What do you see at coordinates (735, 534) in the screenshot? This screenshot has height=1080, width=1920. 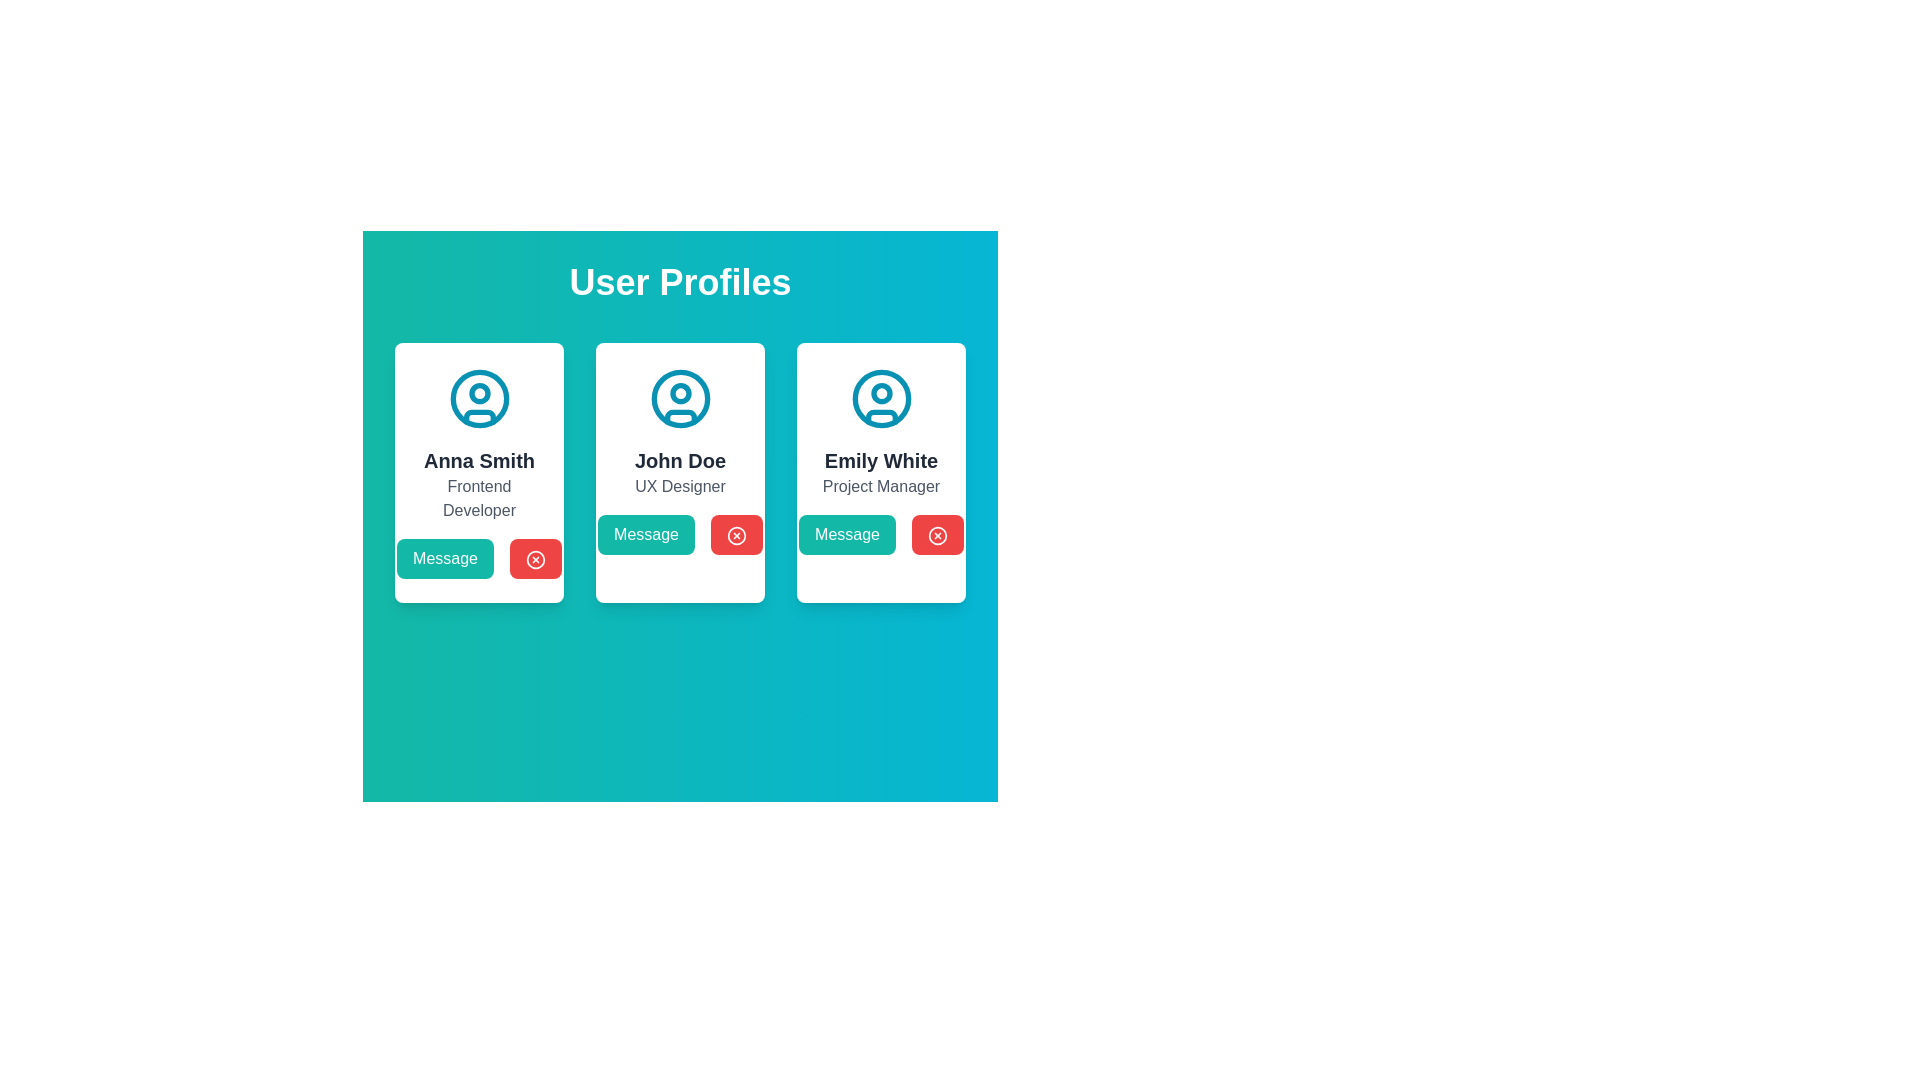 I see `the red rectangular button with rounded corners containing a circled 'X' icon` at bounding box center [735, 534].